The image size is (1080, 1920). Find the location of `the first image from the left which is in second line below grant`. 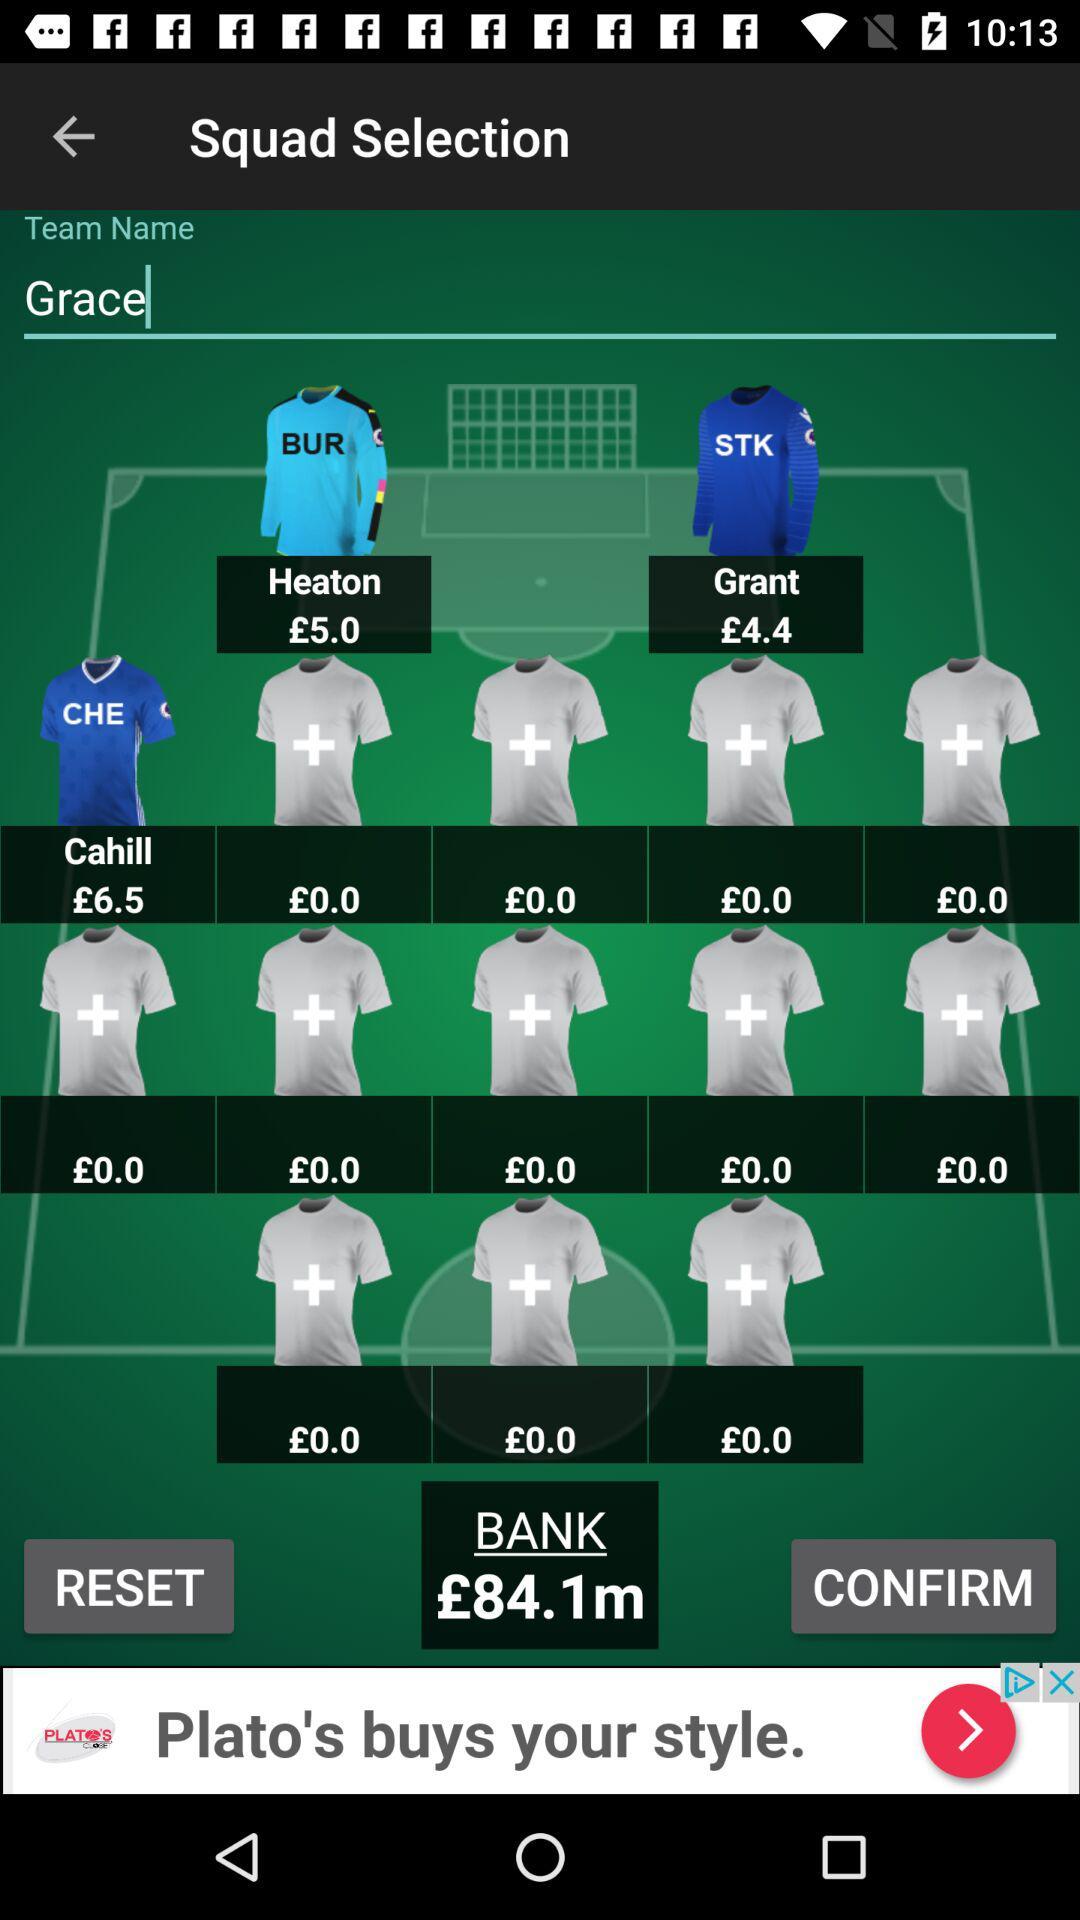

the first image from the left which is in second line below grant is located at coordinates (971, 1010).